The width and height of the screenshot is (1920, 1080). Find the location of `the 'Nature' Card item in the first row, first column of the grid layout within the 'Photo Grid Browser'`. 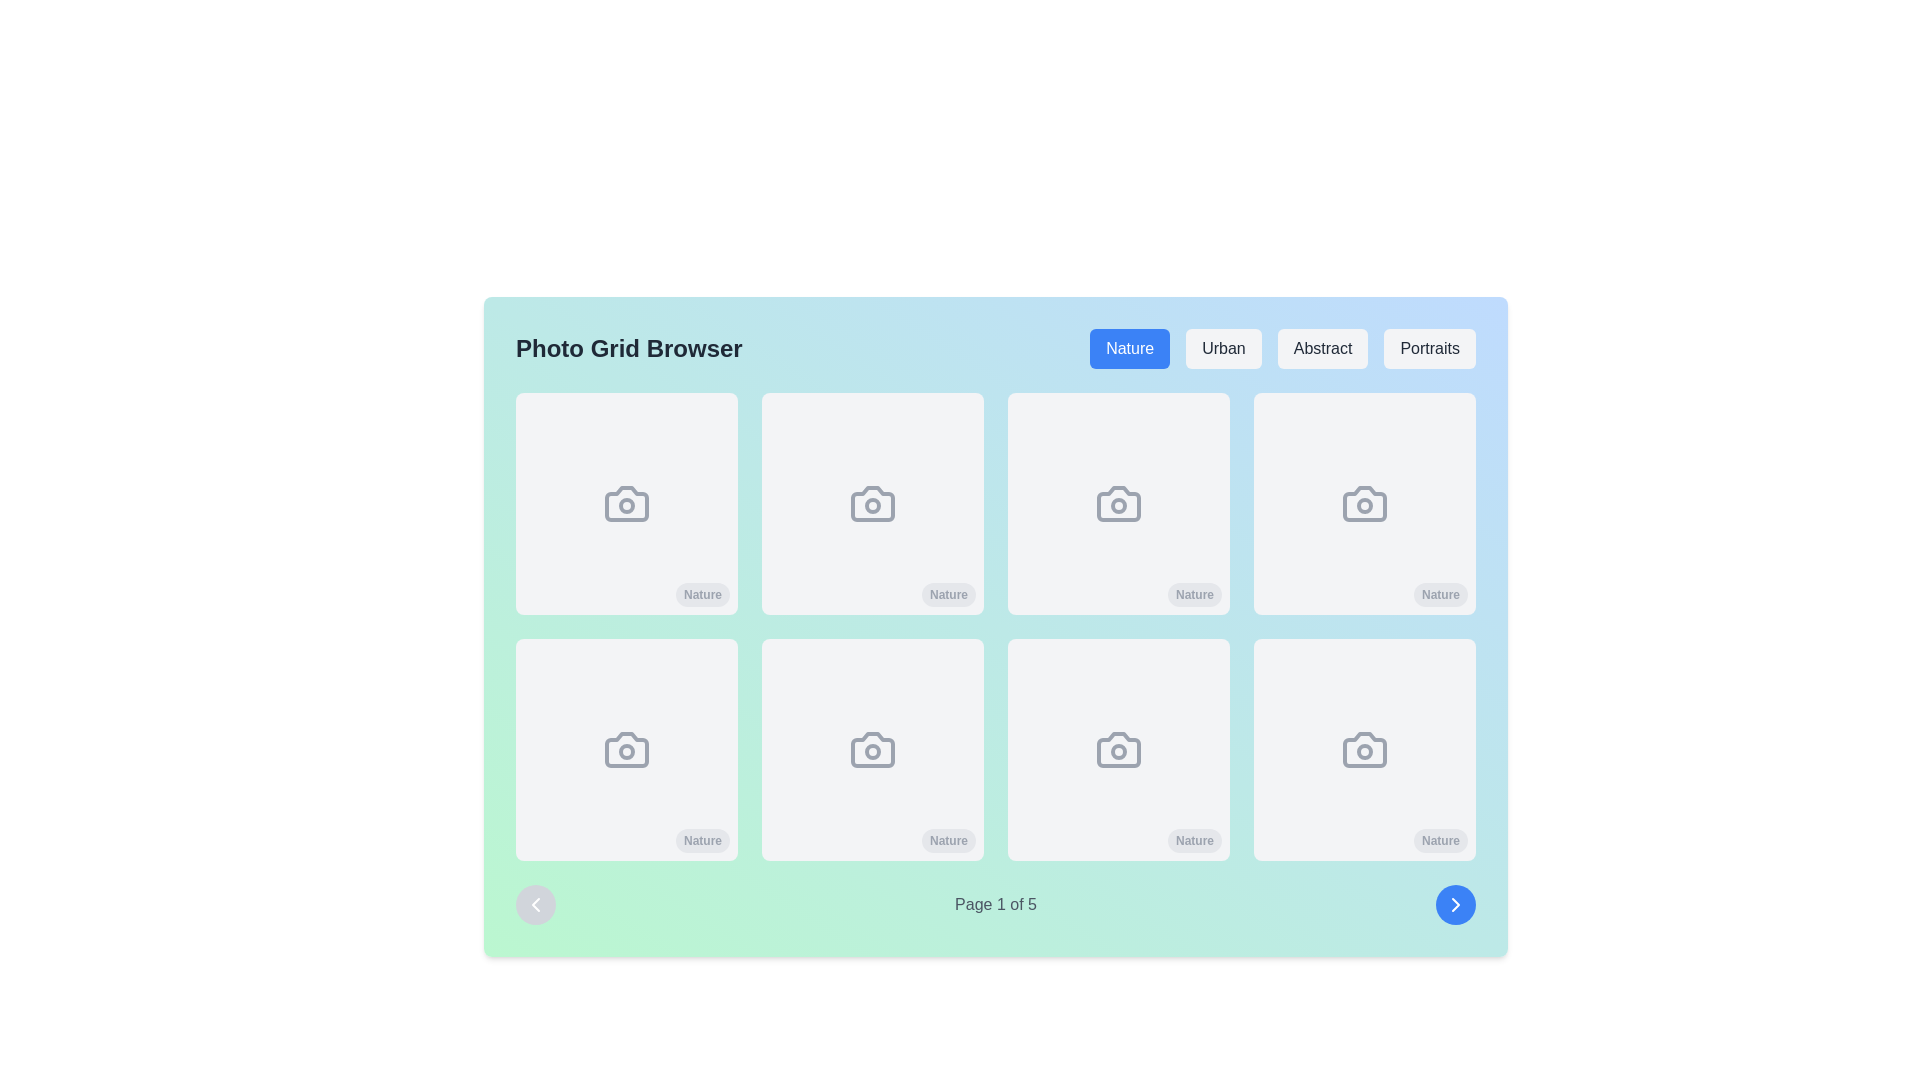

the 'Nature' Card item in the first row, first column of the grid layout within the 'Photo Grid Browser' is located at coordinates (626, 503).